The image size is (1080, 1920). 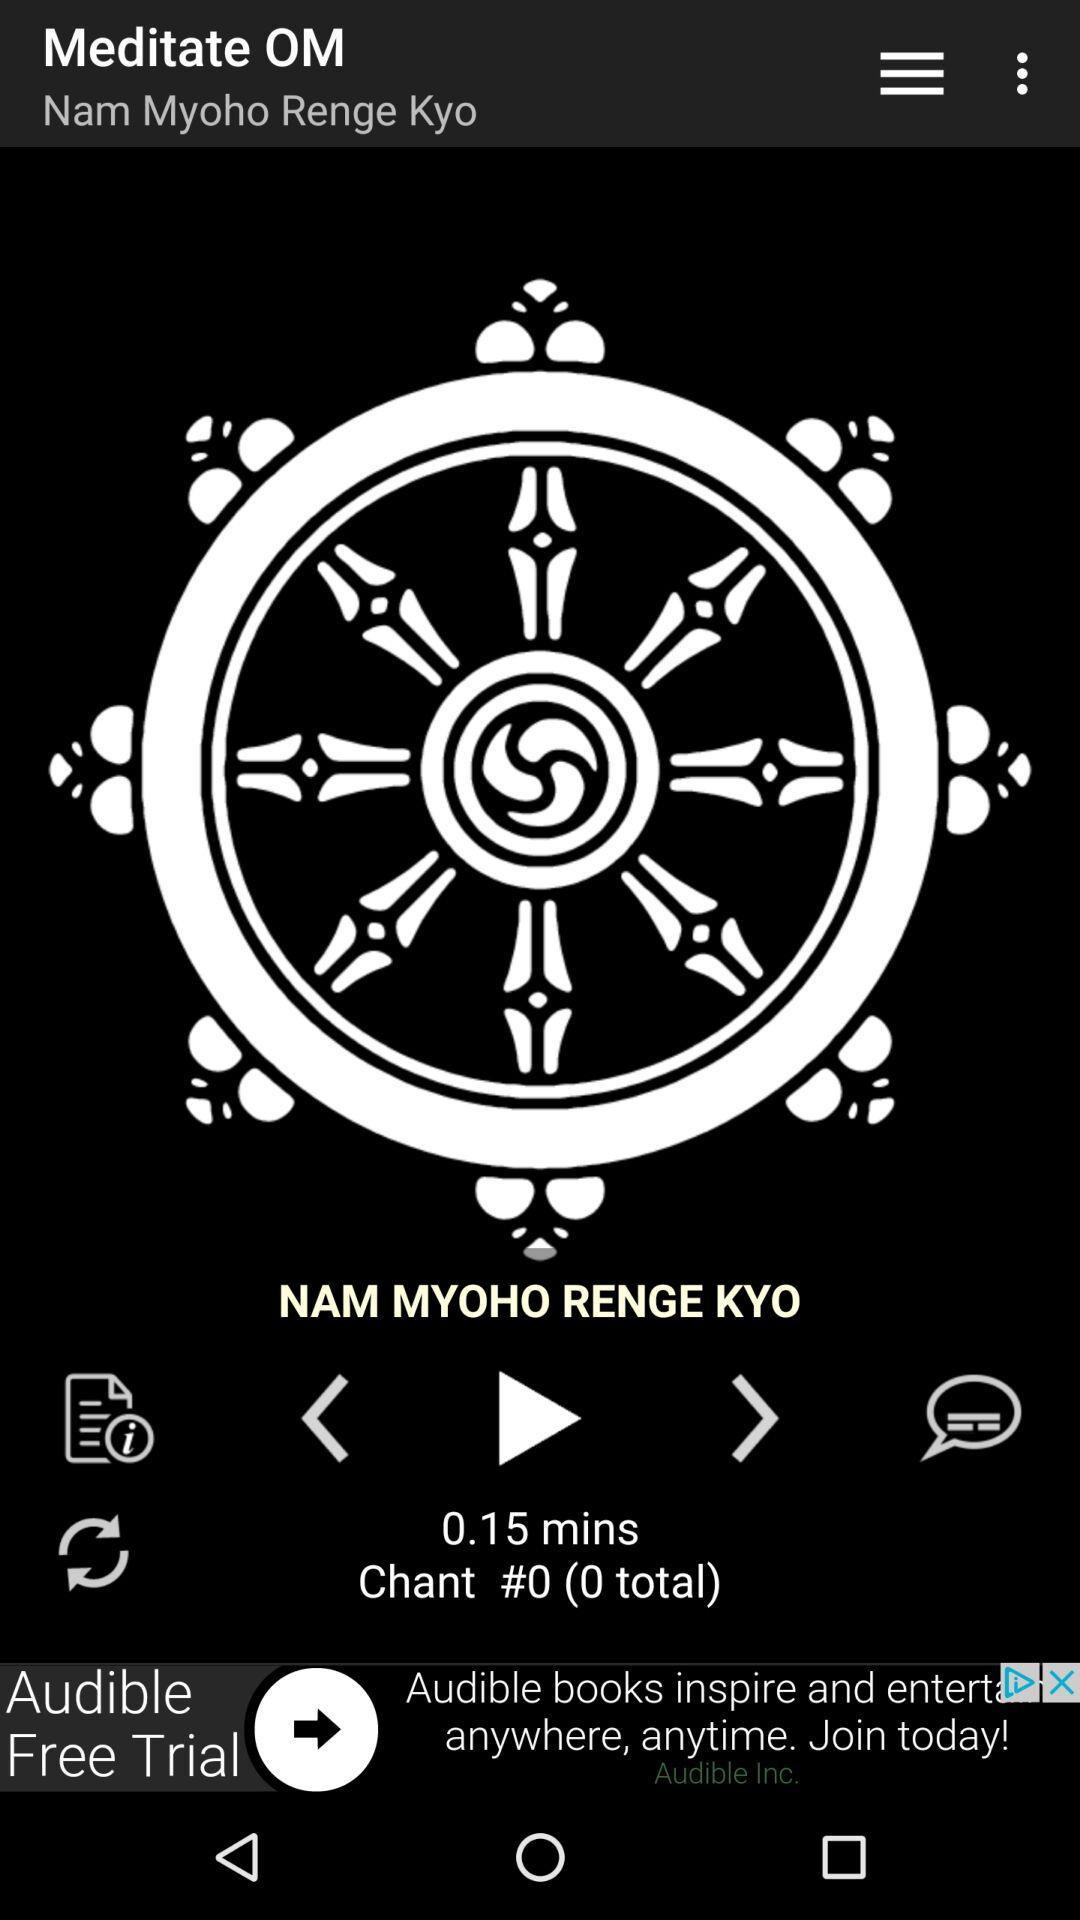 I want to click on open text option, so click(x=969, y=1417).